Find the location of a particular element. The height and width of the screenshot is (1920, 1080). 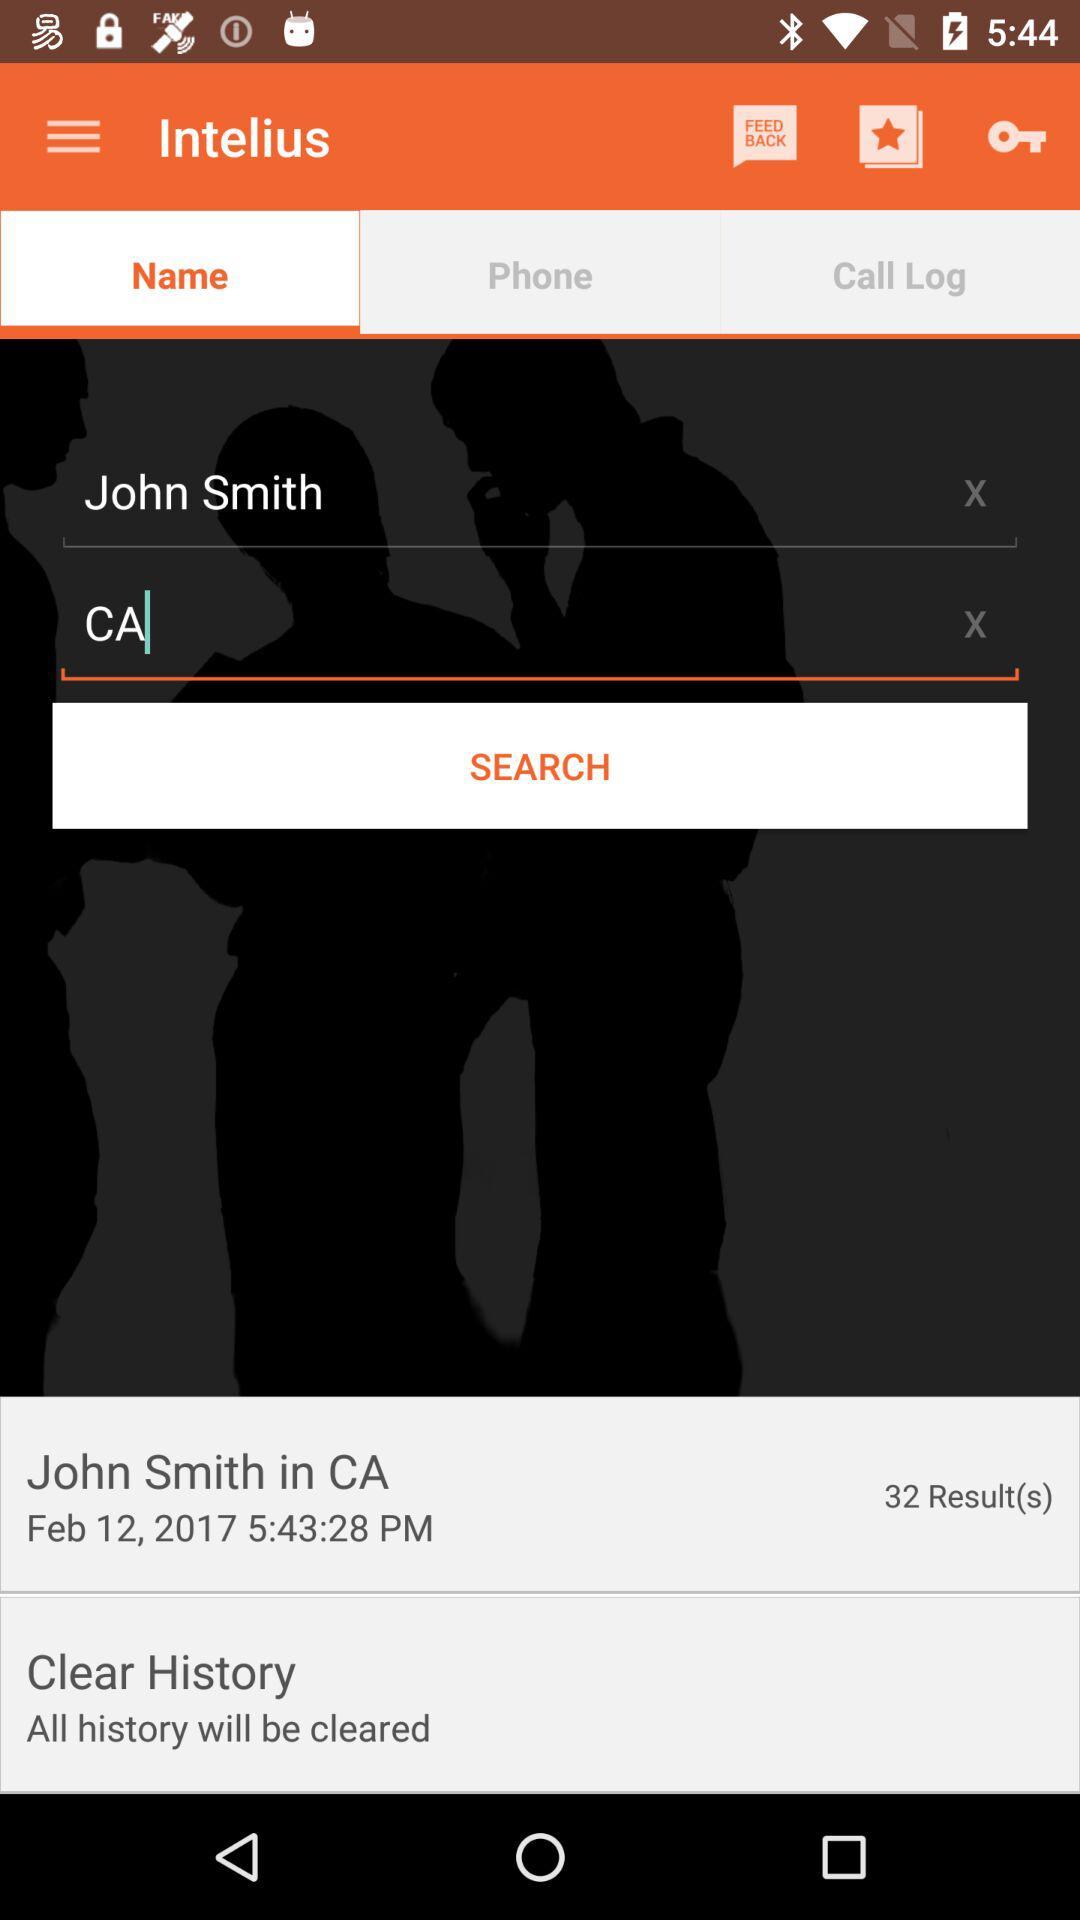

the icon above the name item is located at coordinates (72, 135).